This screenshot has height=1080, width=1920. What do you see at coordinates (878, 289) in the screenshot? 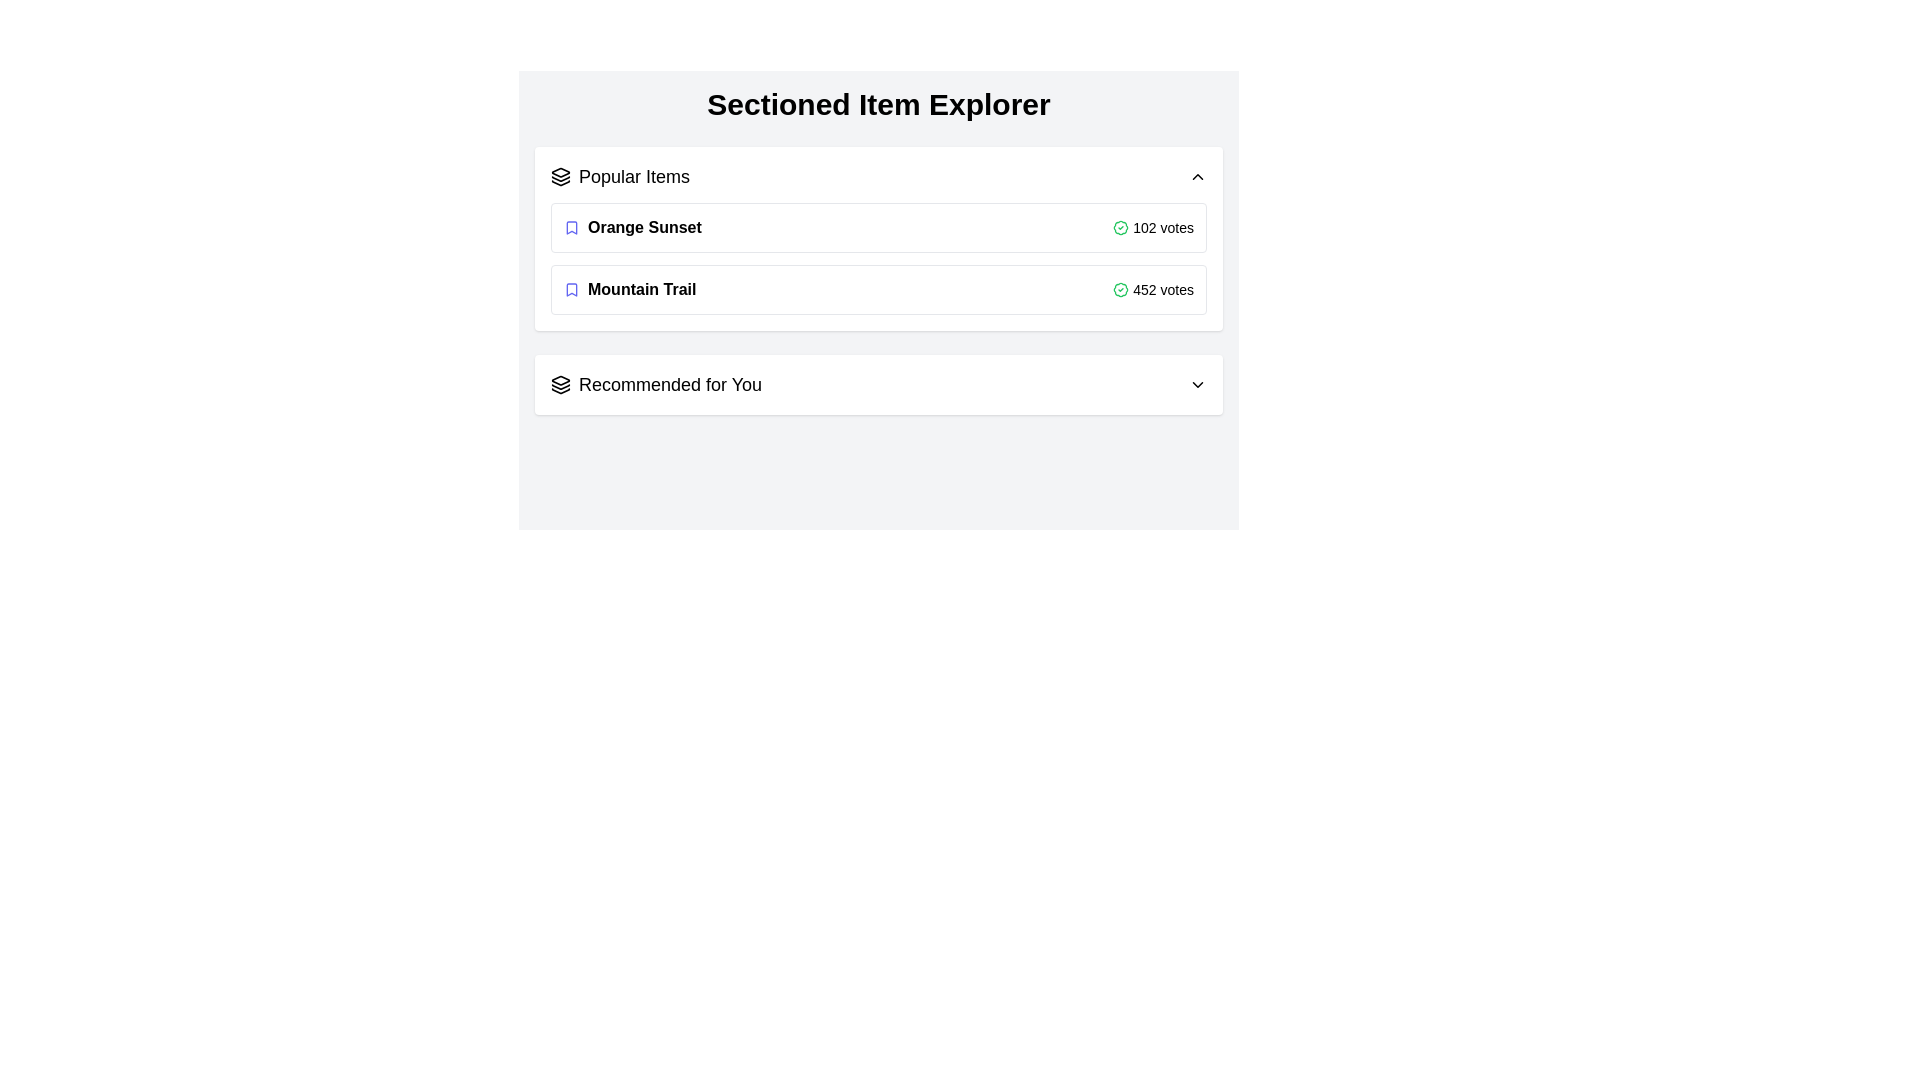
I see `the informative list item for 'Mountain Trail' which is the second item in the 'Popular Items' section` at bounding box center [878, 289].